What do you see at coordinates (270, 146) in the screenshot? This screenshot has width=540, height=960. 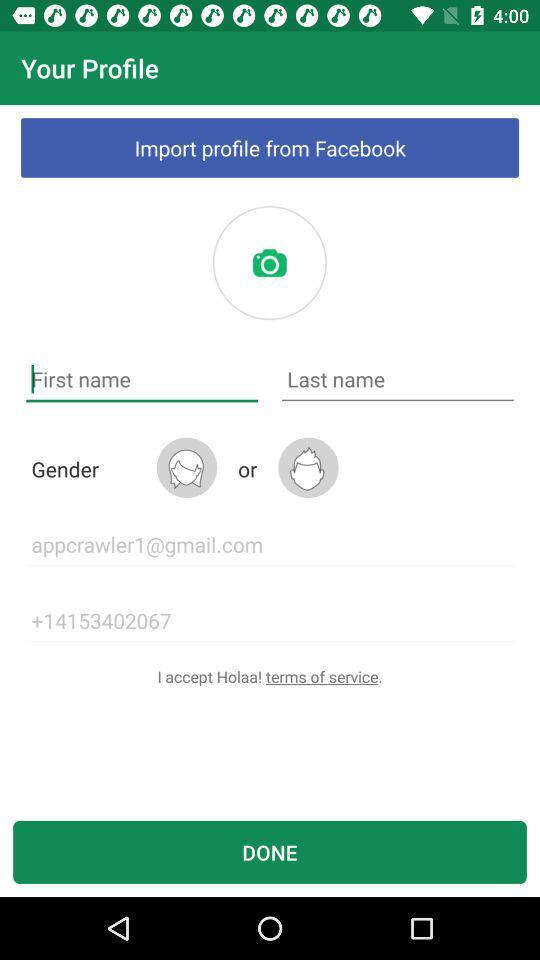 I see `import profile from icon` at bounding box center [270, 146].